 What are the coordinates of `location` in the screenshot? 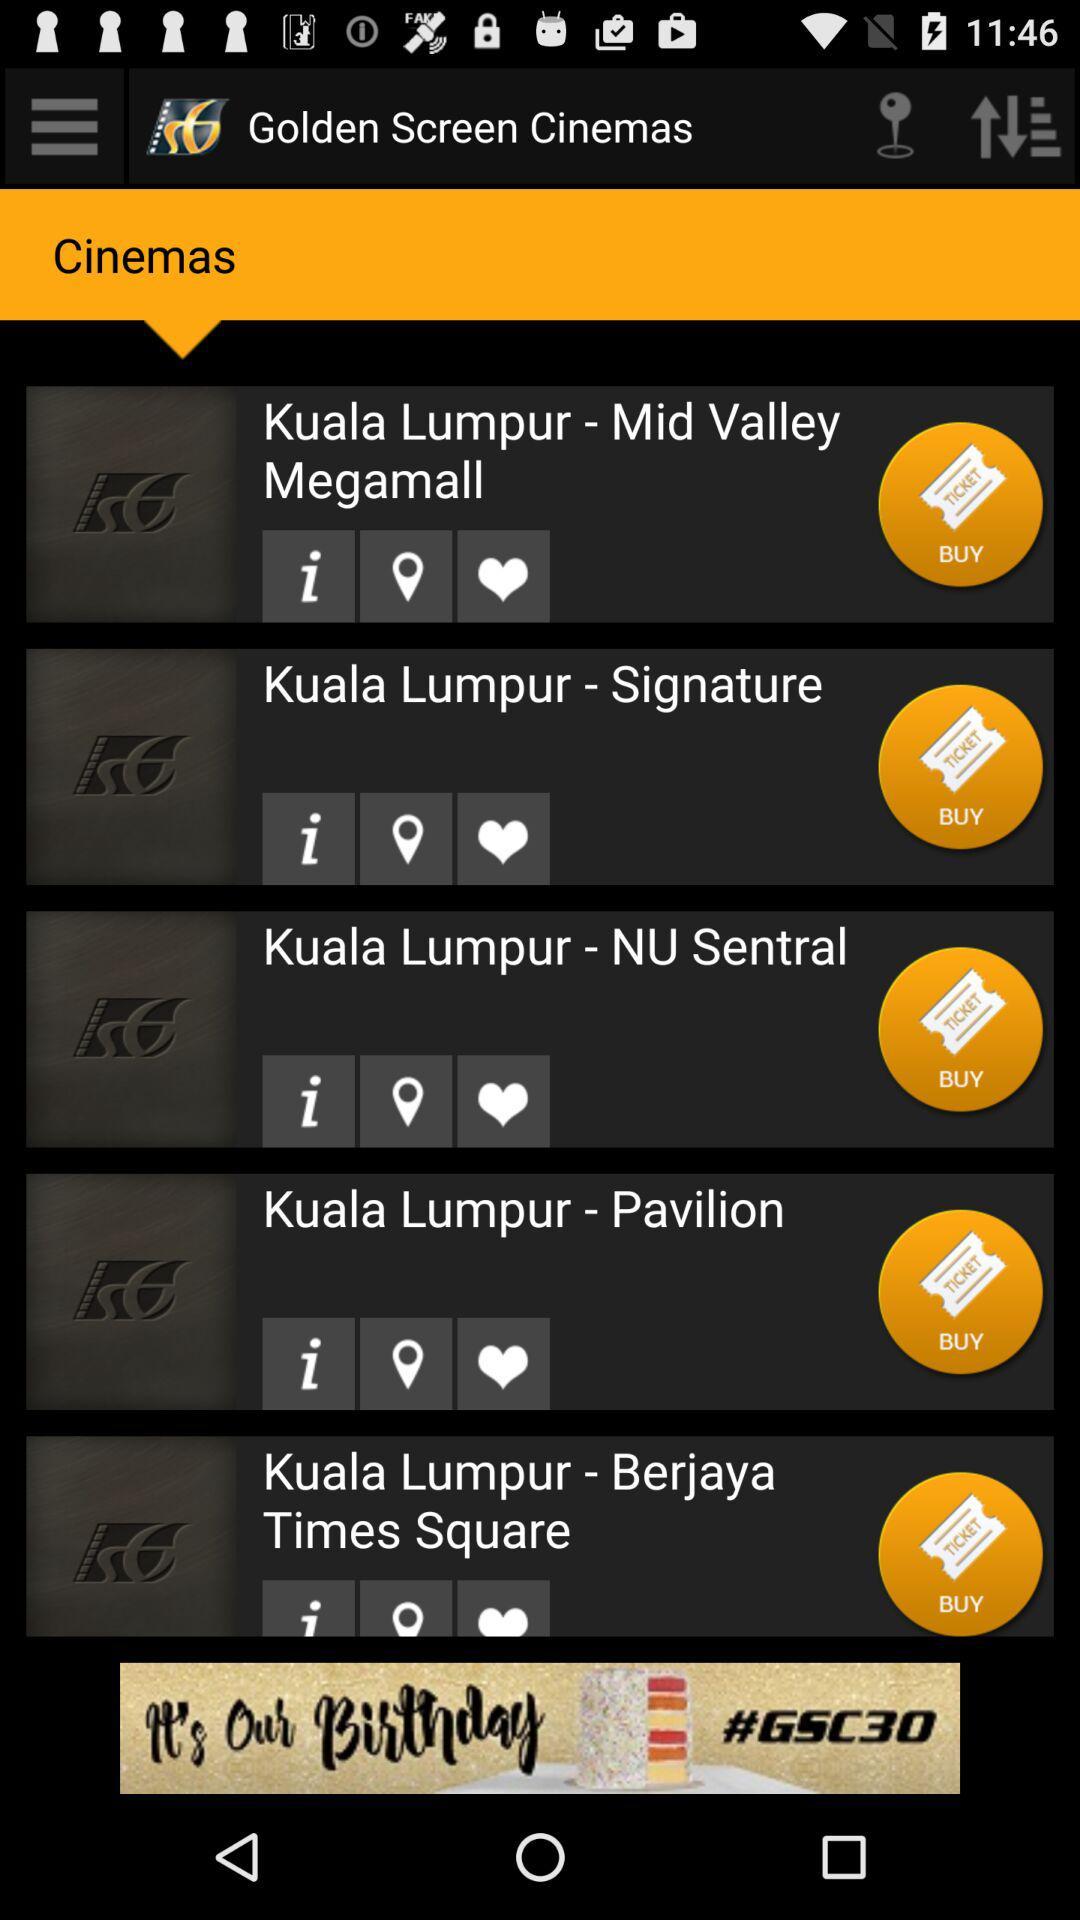 It's located at (405, 838).